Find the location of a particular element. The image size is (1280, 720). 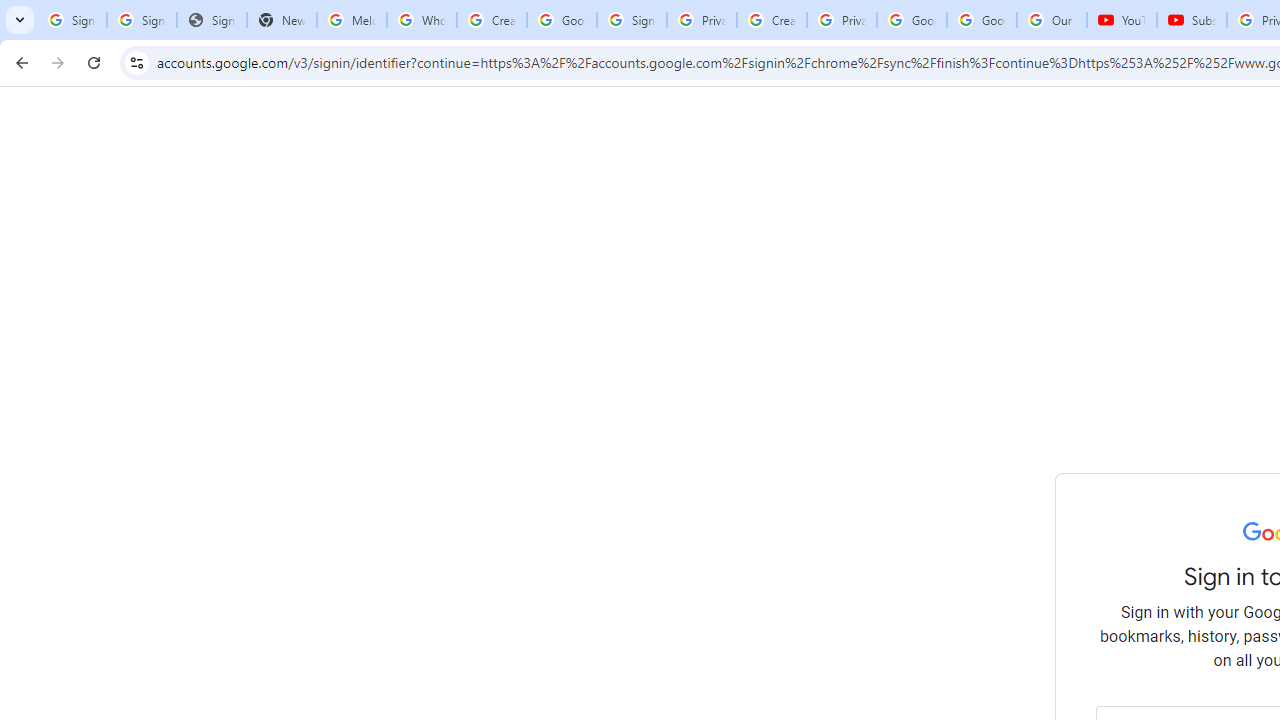

'Sign in - Google Accounts' is located at coordinates (630, 20).